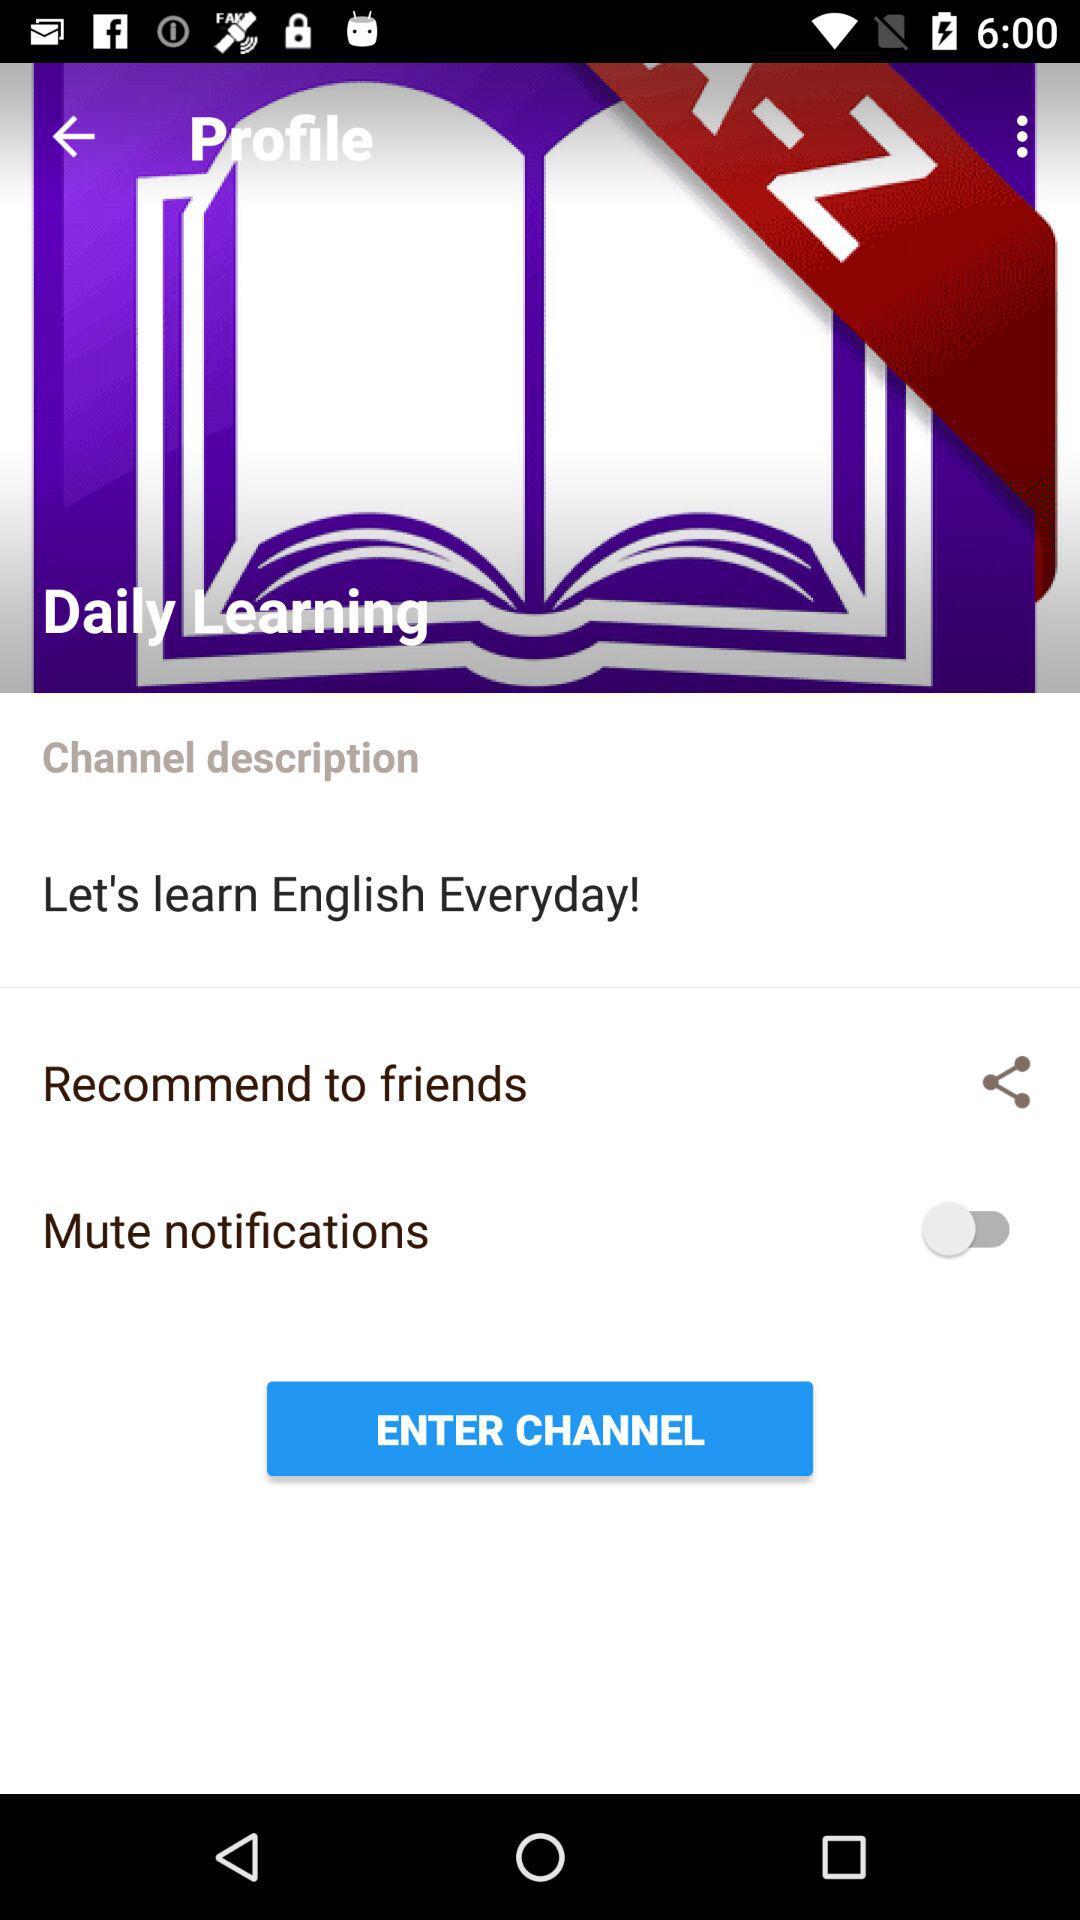 This screenshot has height=1920, width=1080. I want to click on the enter channel icon, so click(540, 1427).